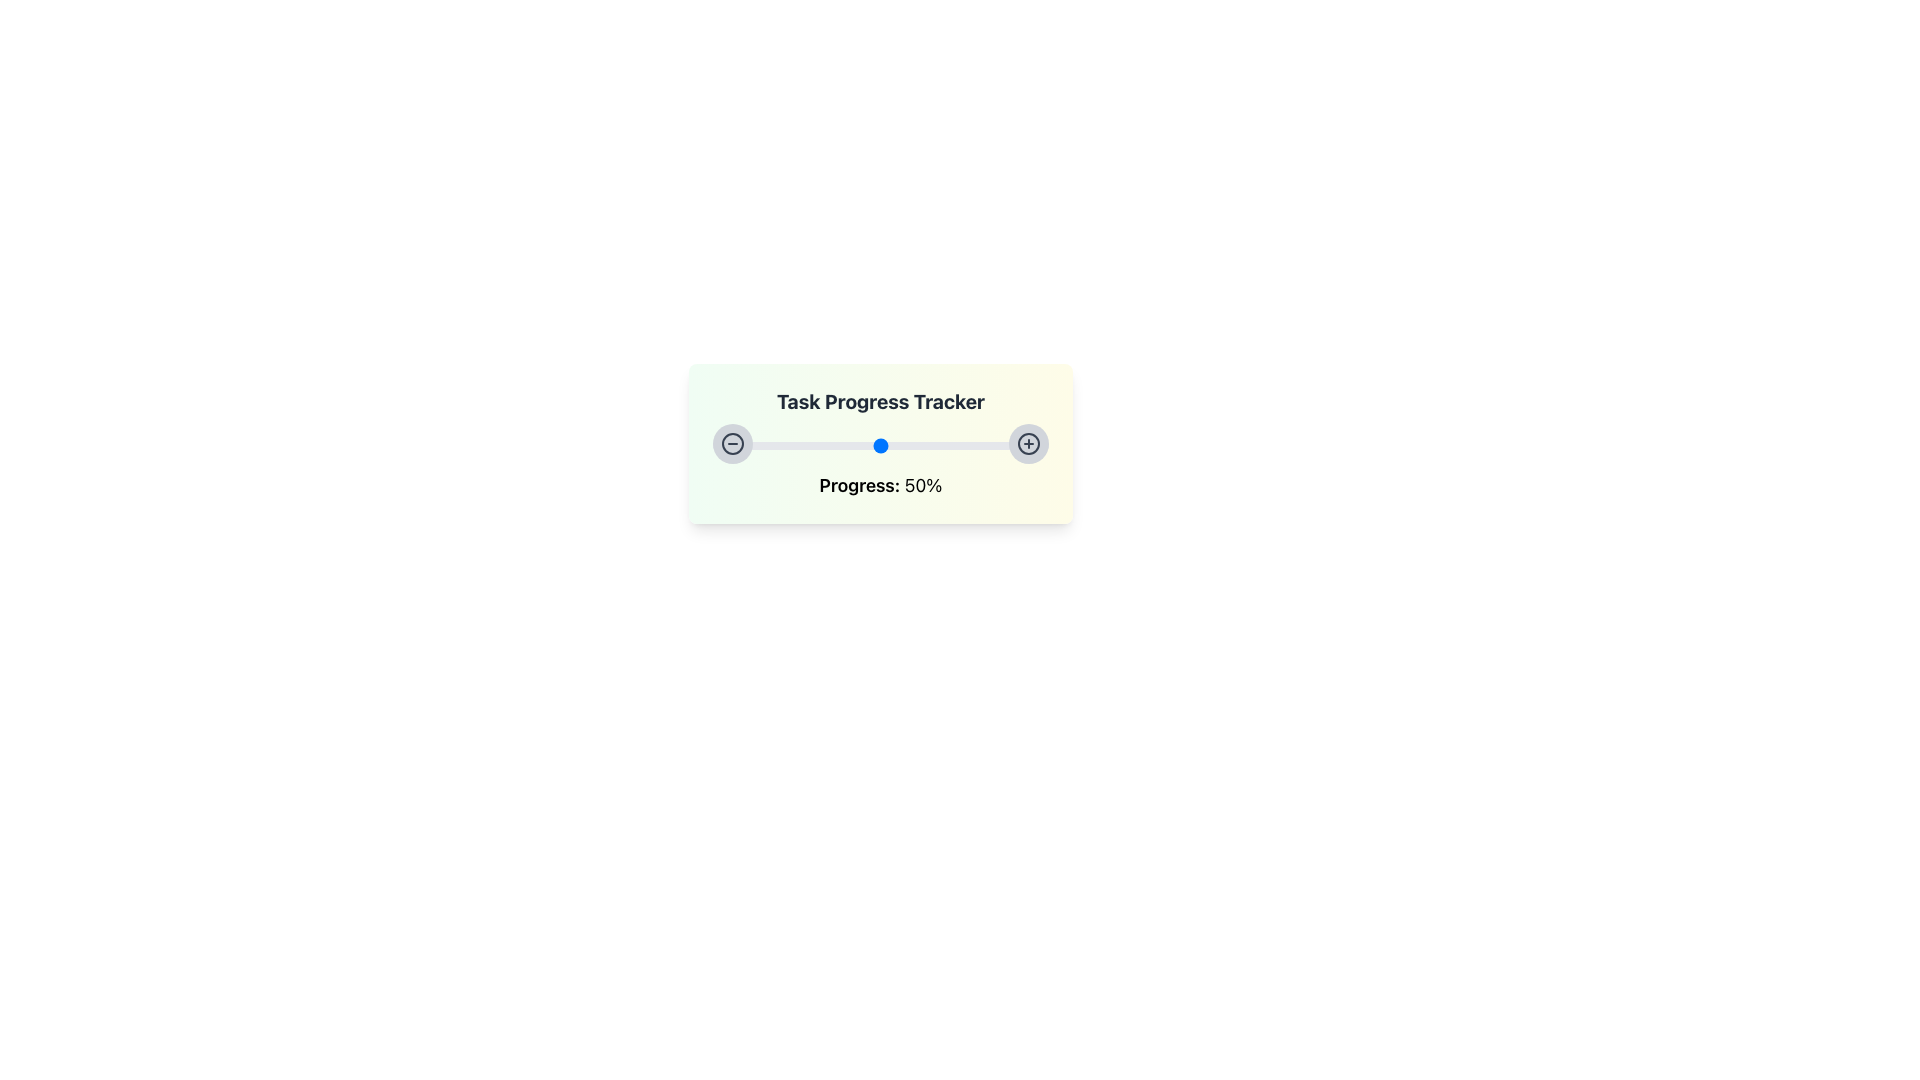  Describe the element at coordinates (937, 445) in the screenshot. I see `the slider` at that location.